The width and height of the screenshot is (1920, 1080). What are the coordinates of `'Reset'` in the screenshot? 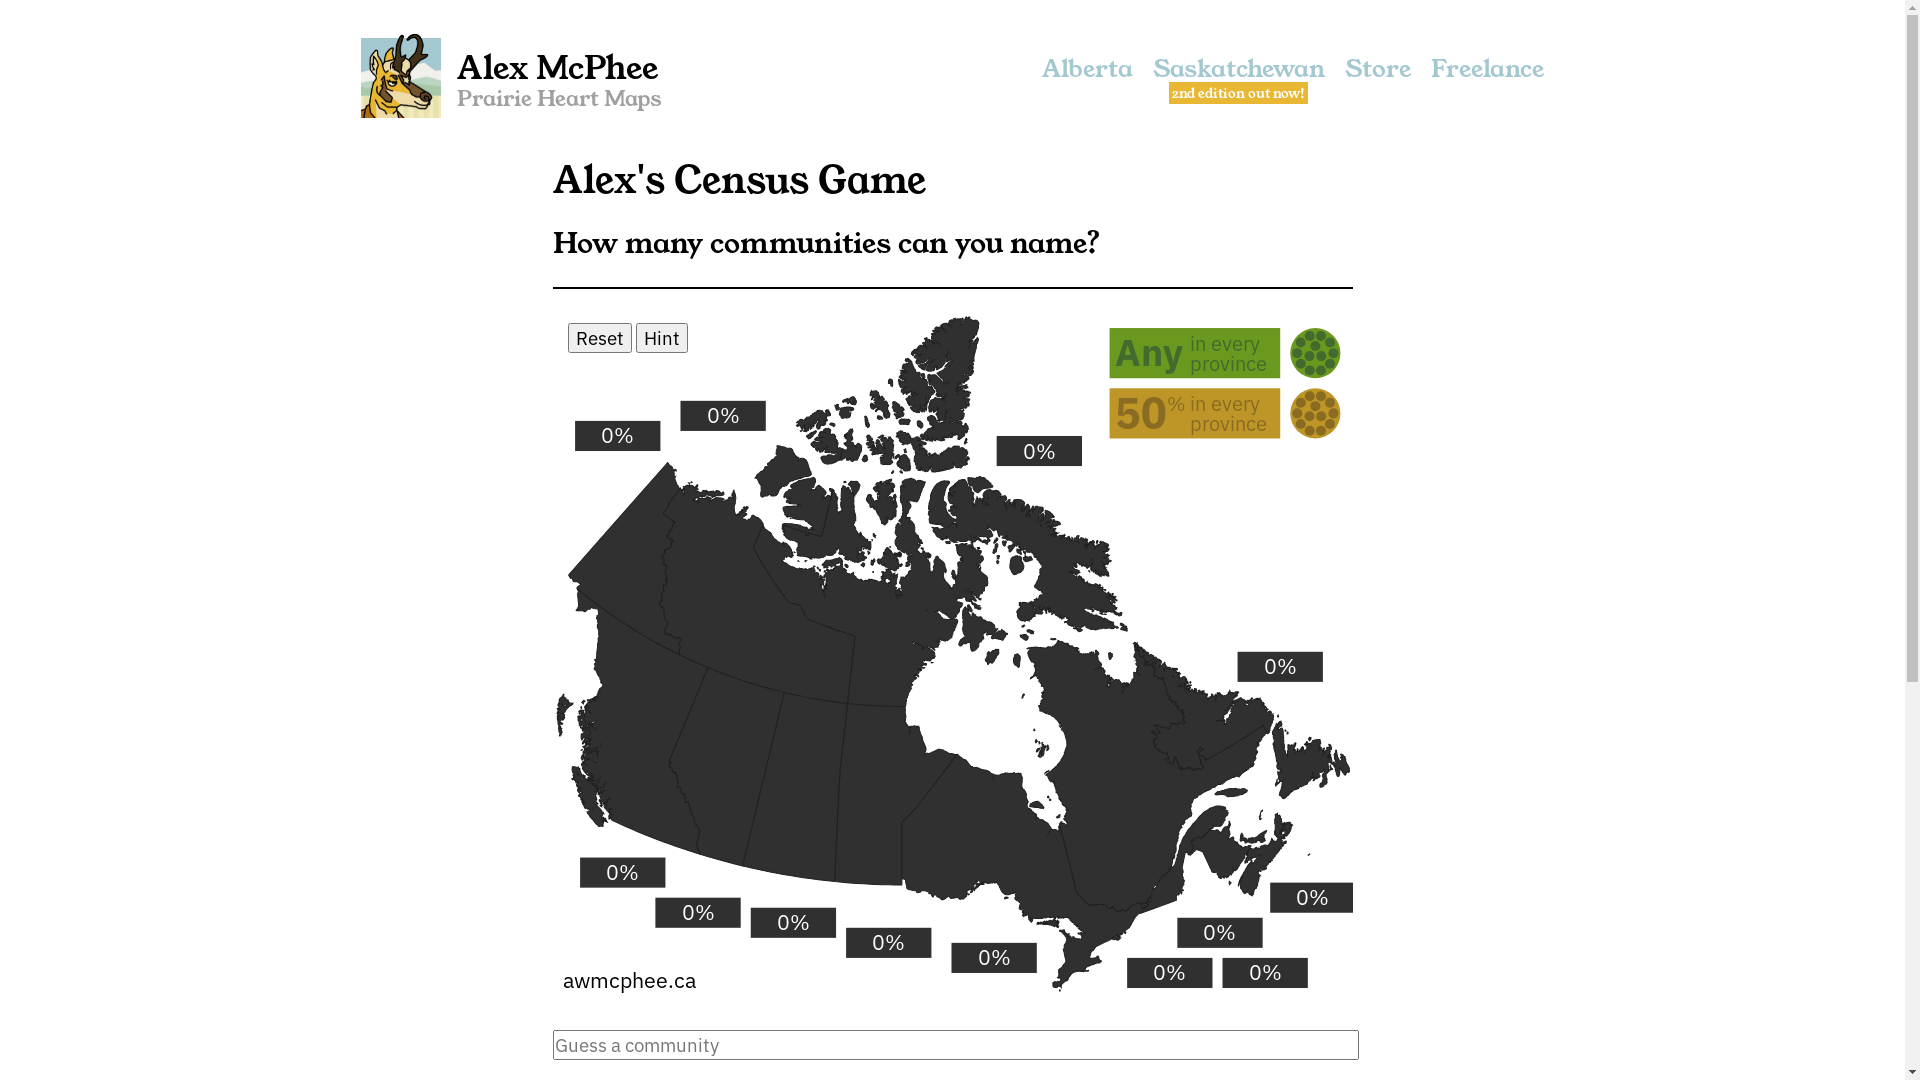 It's located at (599, 337).